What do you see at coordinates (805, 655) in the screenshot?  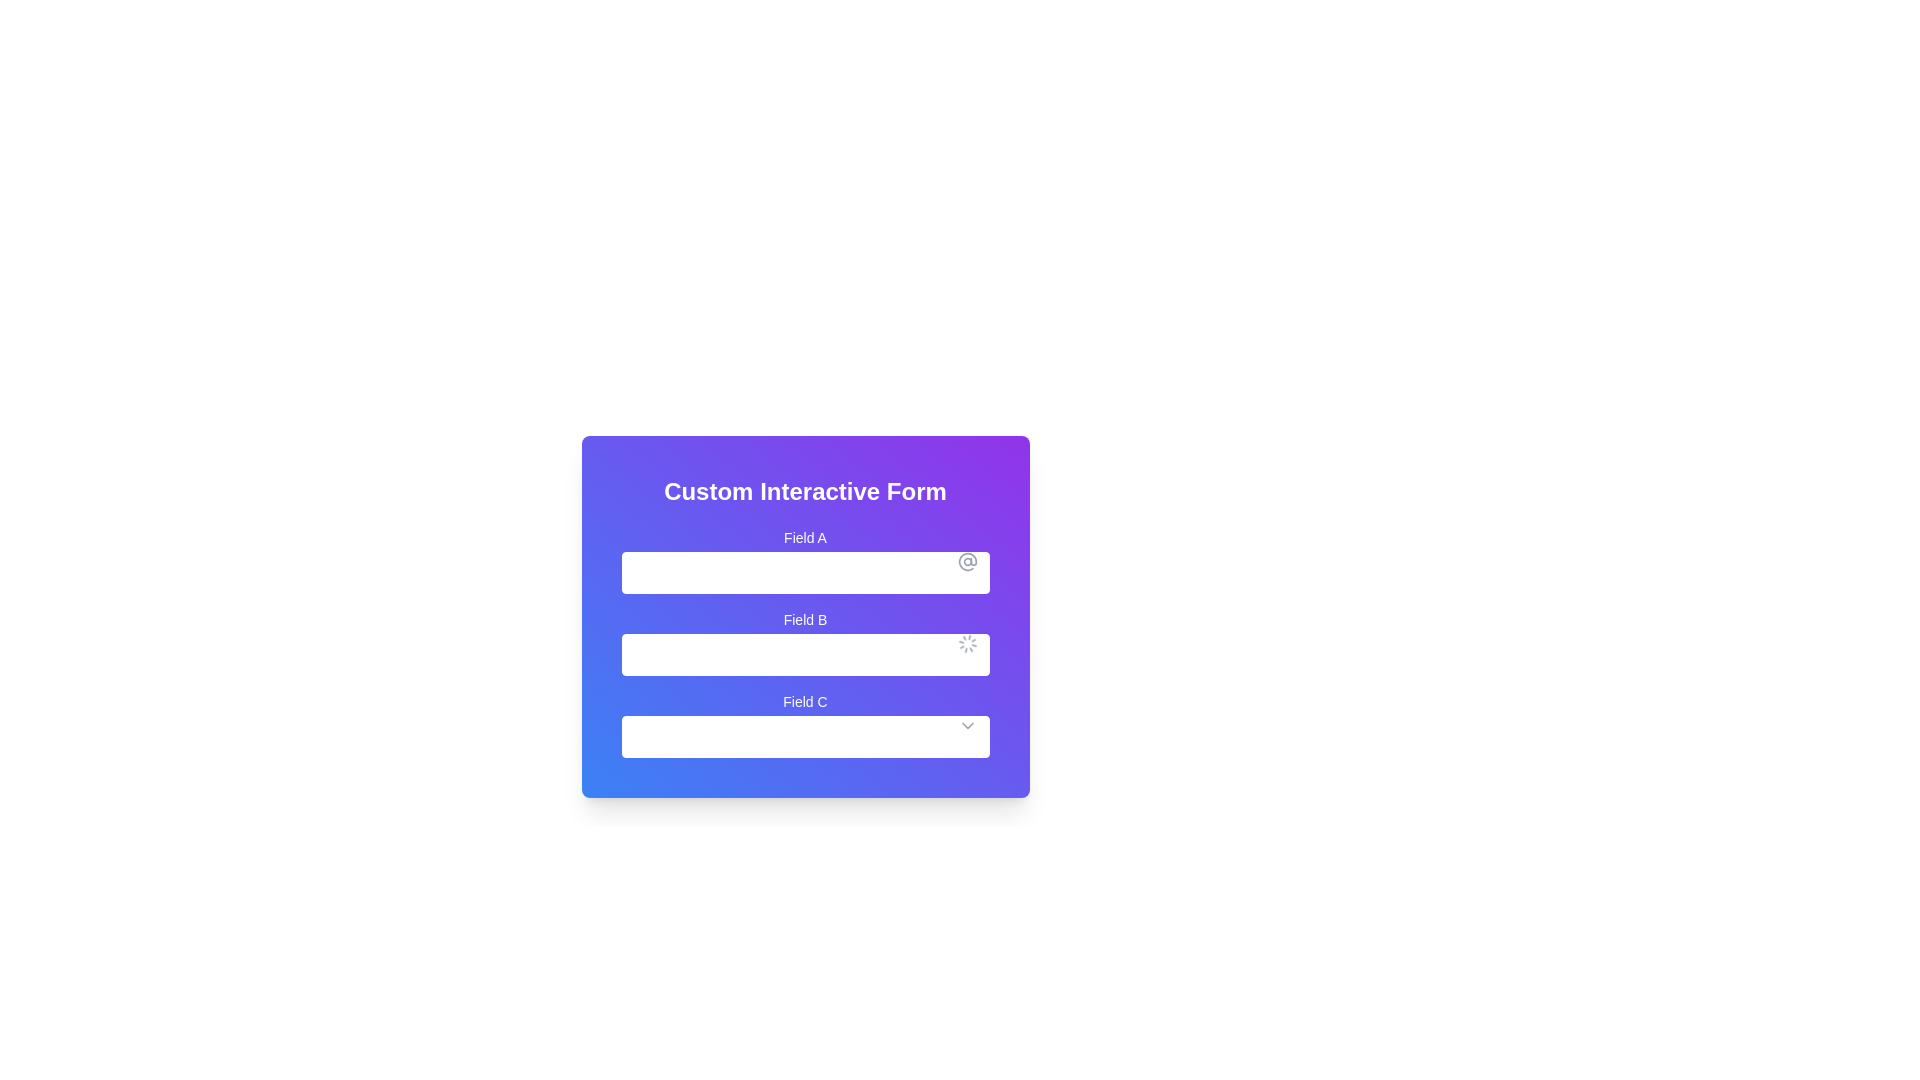 I see `the real-time updates in the Text Input field located below the label 'Field B', which has a spinning loader icon to the right` at bounding box center [805, 655].